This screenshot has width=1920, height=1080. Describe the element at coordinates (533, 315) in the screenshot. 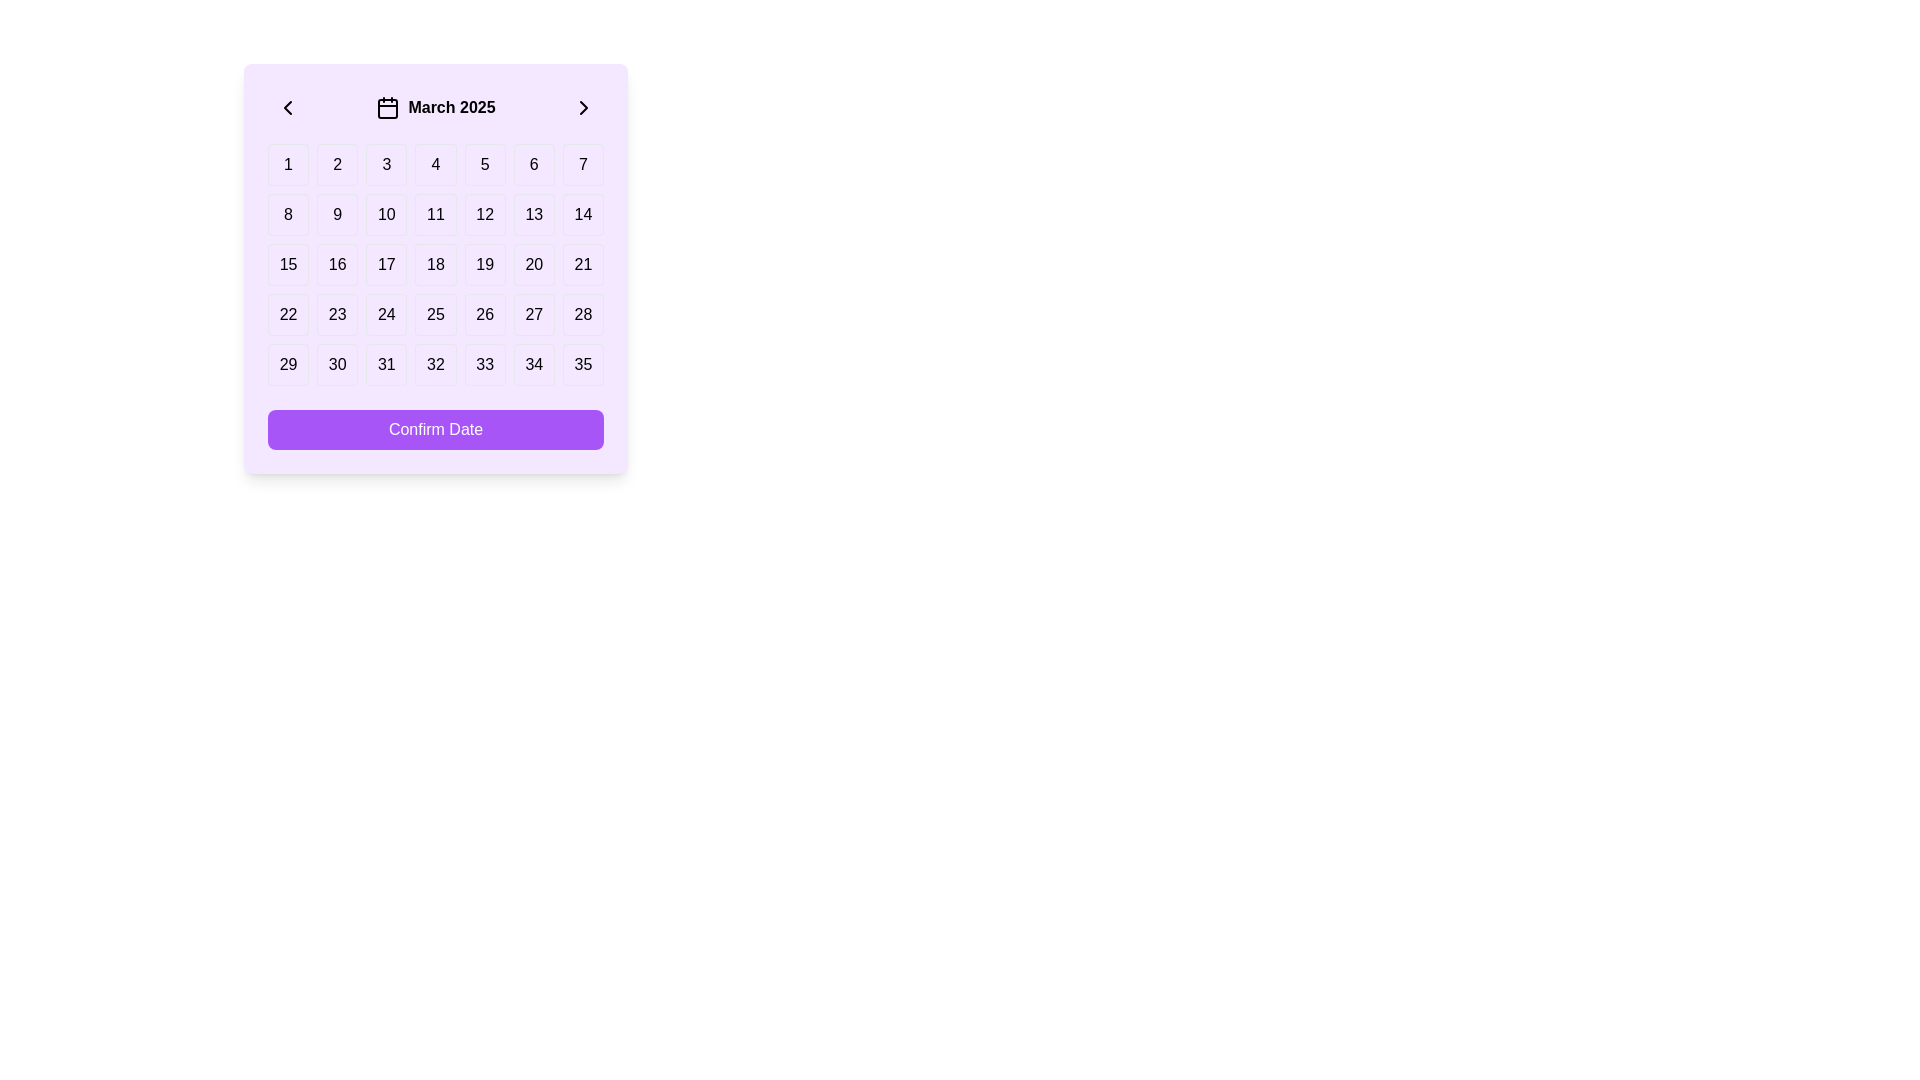

I see `the selectable date cell button corresponding to the 27th in the calendar` at that location.